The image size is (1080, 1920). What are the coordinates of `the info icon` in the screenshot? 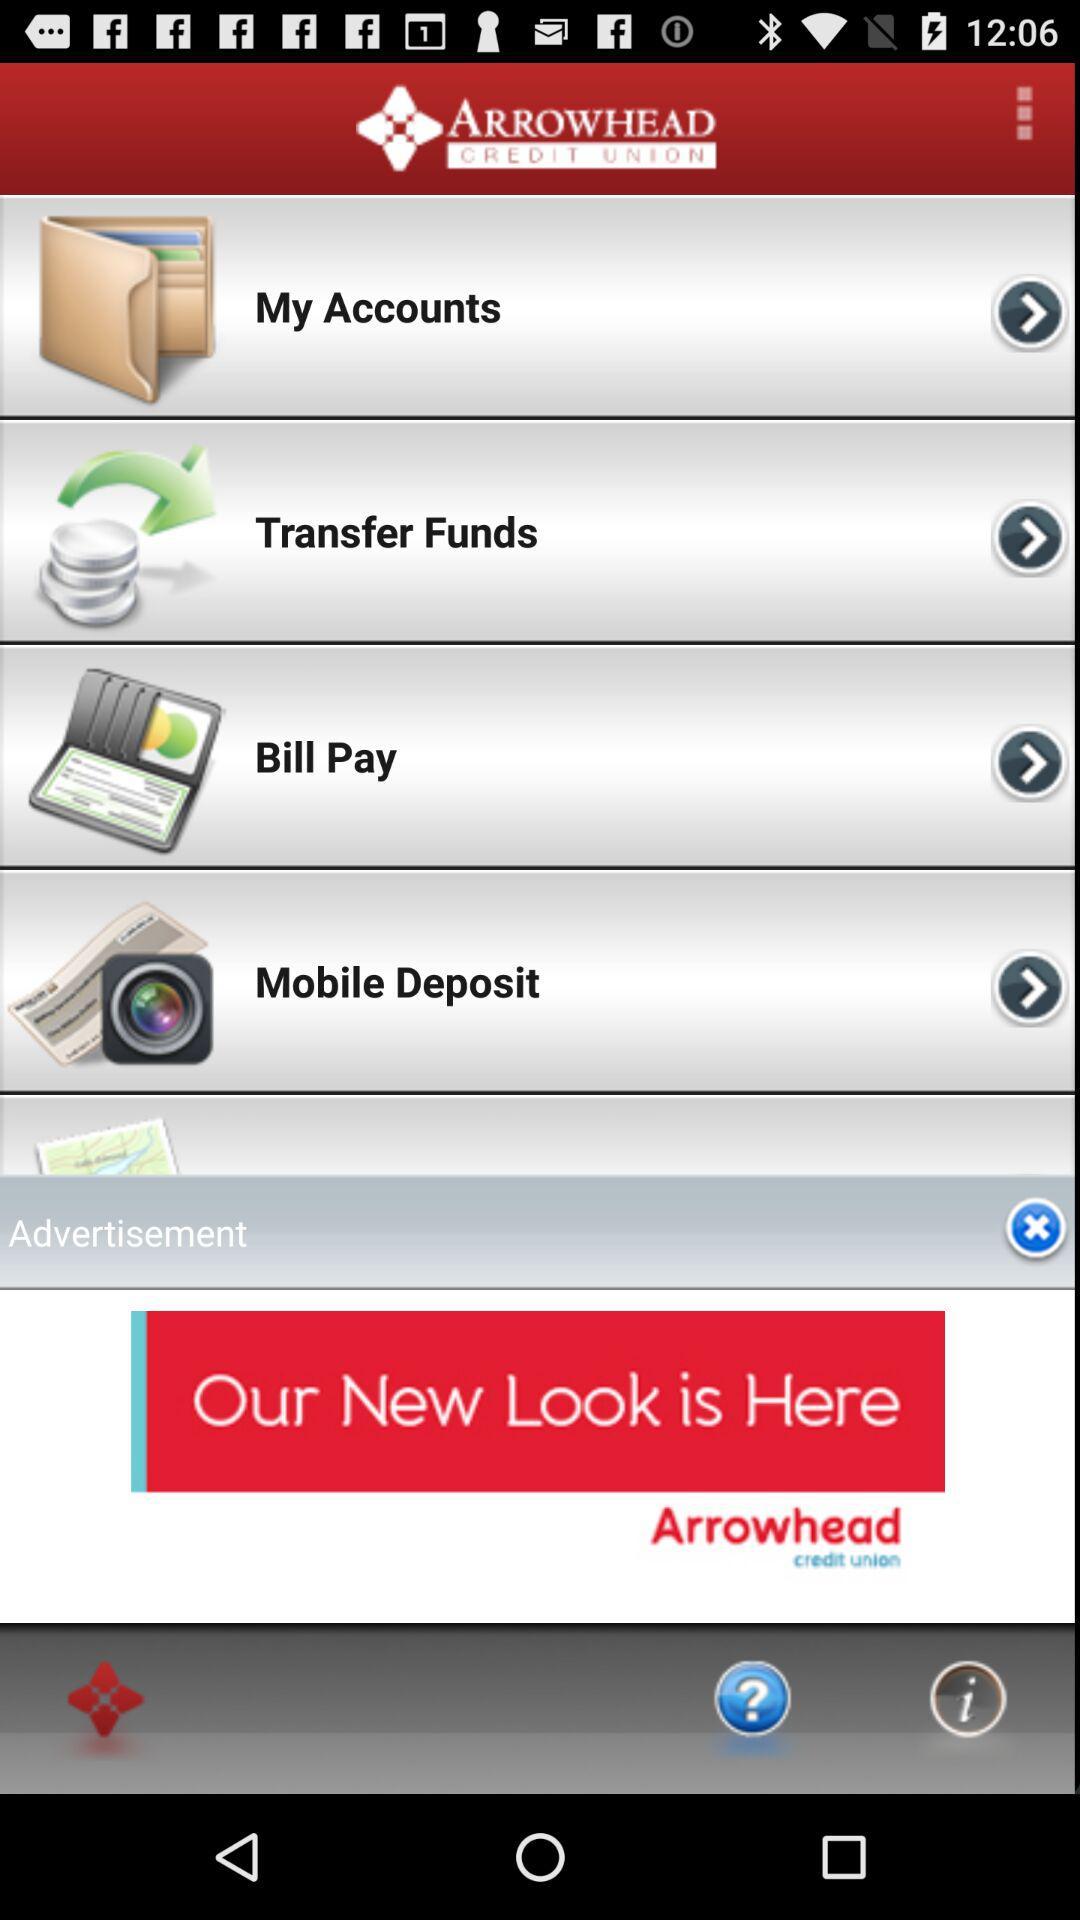 It's located at (995, 1828).